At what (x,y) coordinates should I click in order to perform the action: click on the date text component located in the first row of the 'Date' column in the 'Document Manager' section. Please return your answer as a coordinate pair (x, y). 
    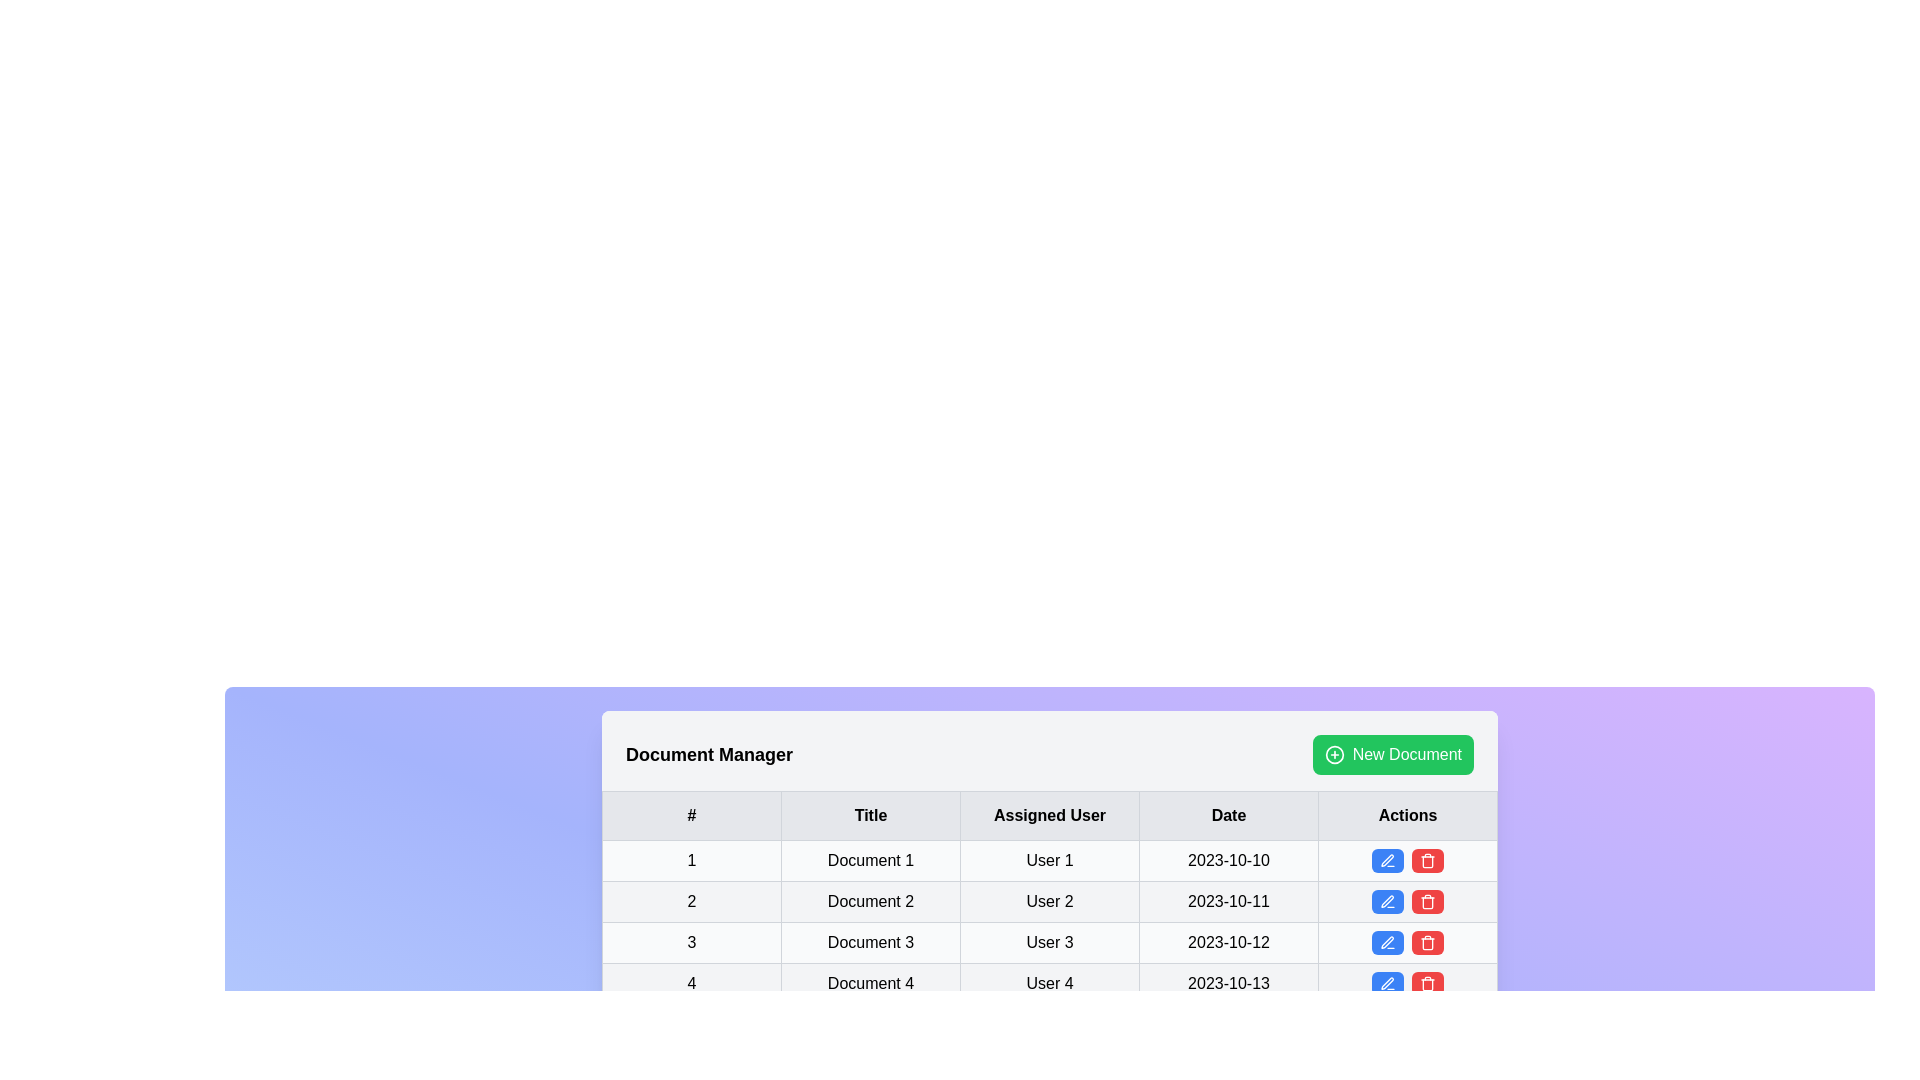
    Looking at the image, I should click on (1227, 859).